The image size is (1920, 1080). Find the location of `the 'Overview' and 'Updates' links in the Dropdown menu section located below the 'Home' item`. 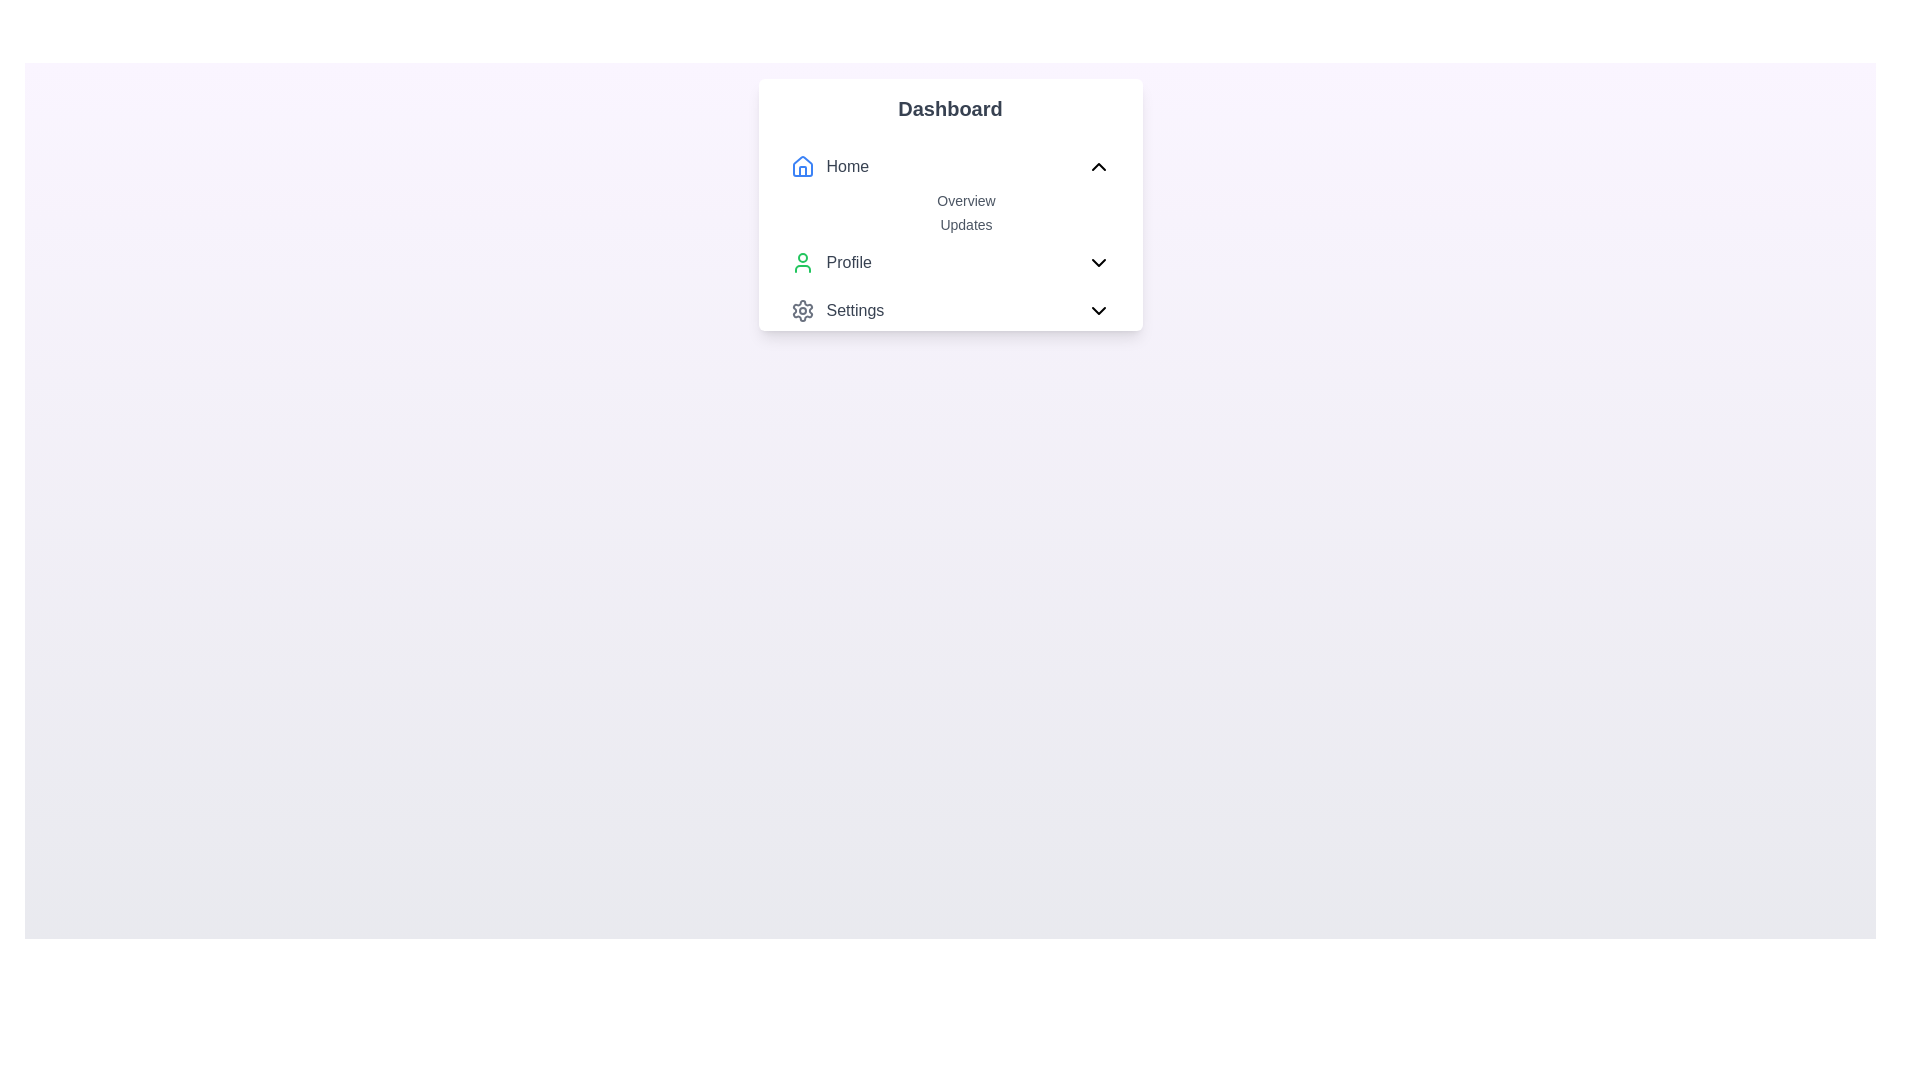

the 'Overview' and 'Updates' links in the Dropdown menu section located below the 'Home' item is located at coordinates (966, 212).